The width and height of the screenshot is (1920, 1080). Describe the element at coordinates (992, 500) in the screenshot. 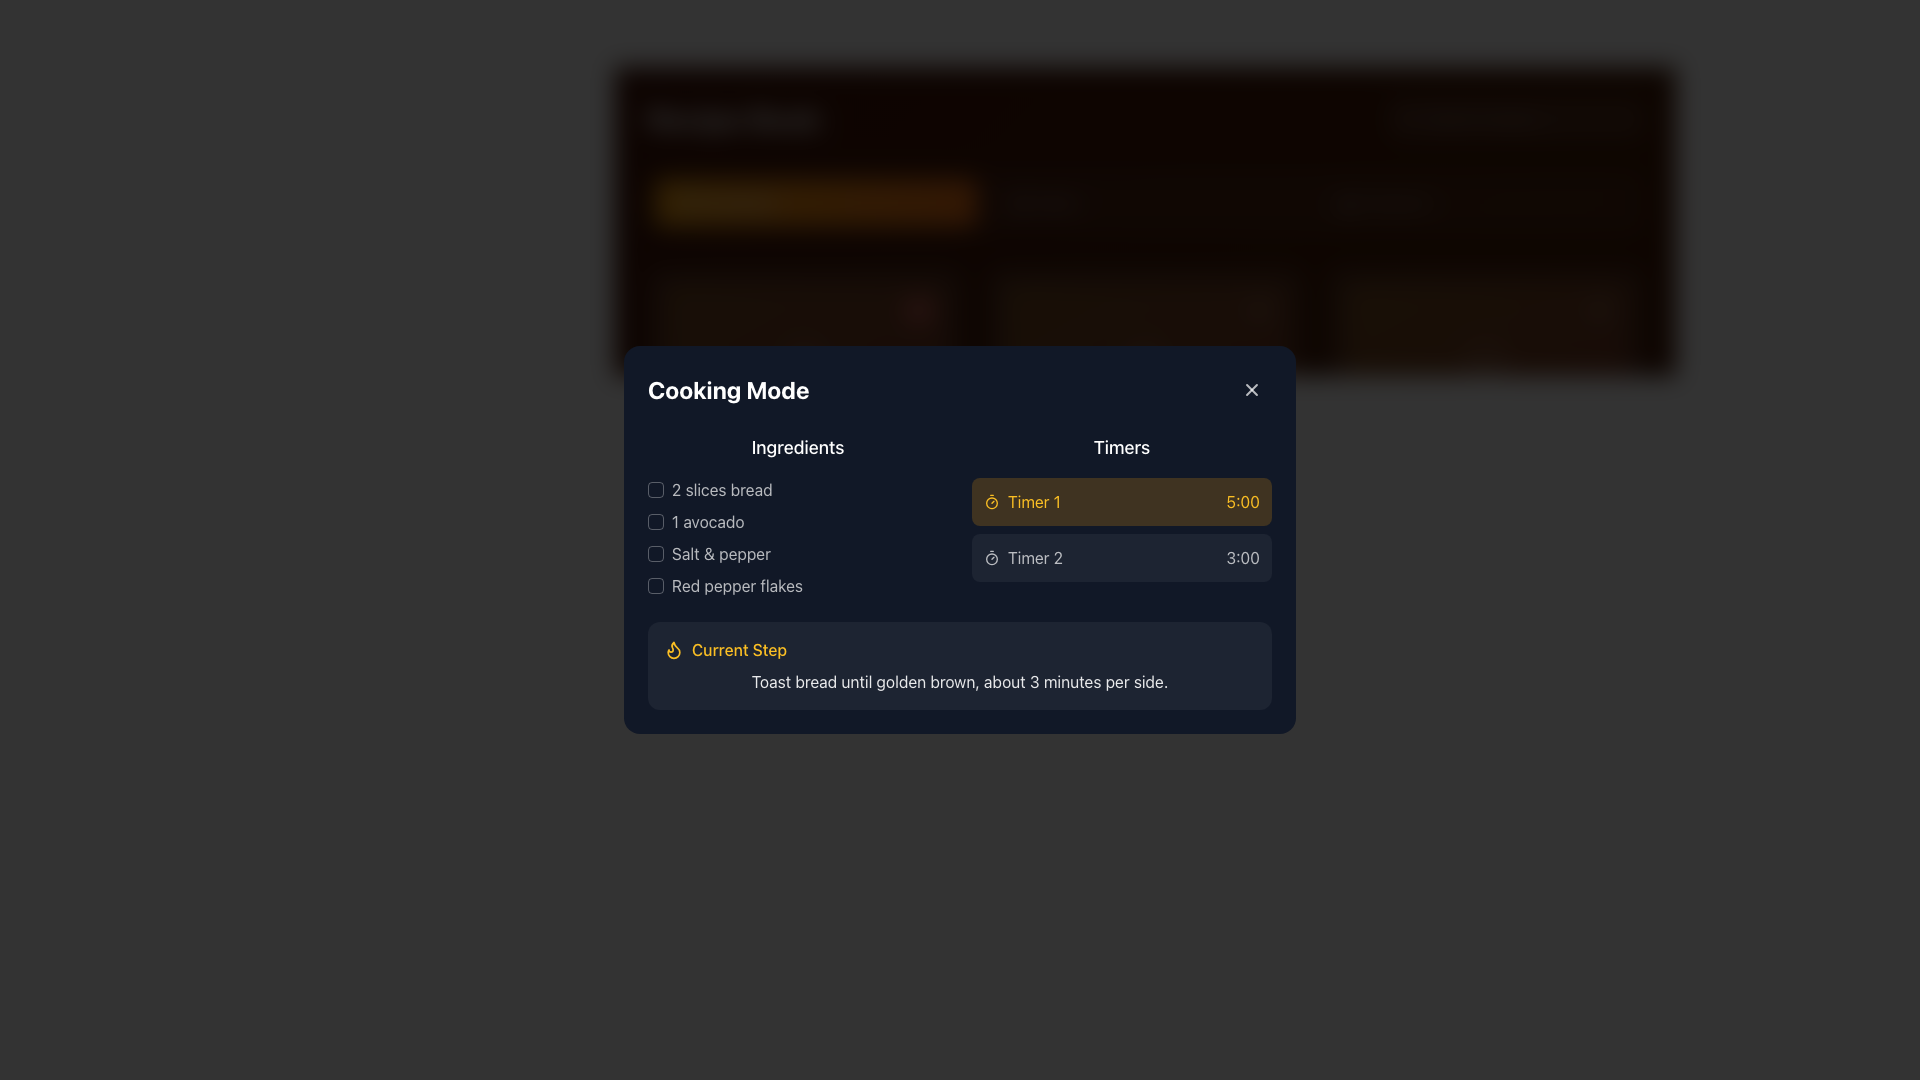

I see `the timer icon representing 'Timer 1' located in the 'Timers' section of the 'Cooking Mode' dialog box` at that location.